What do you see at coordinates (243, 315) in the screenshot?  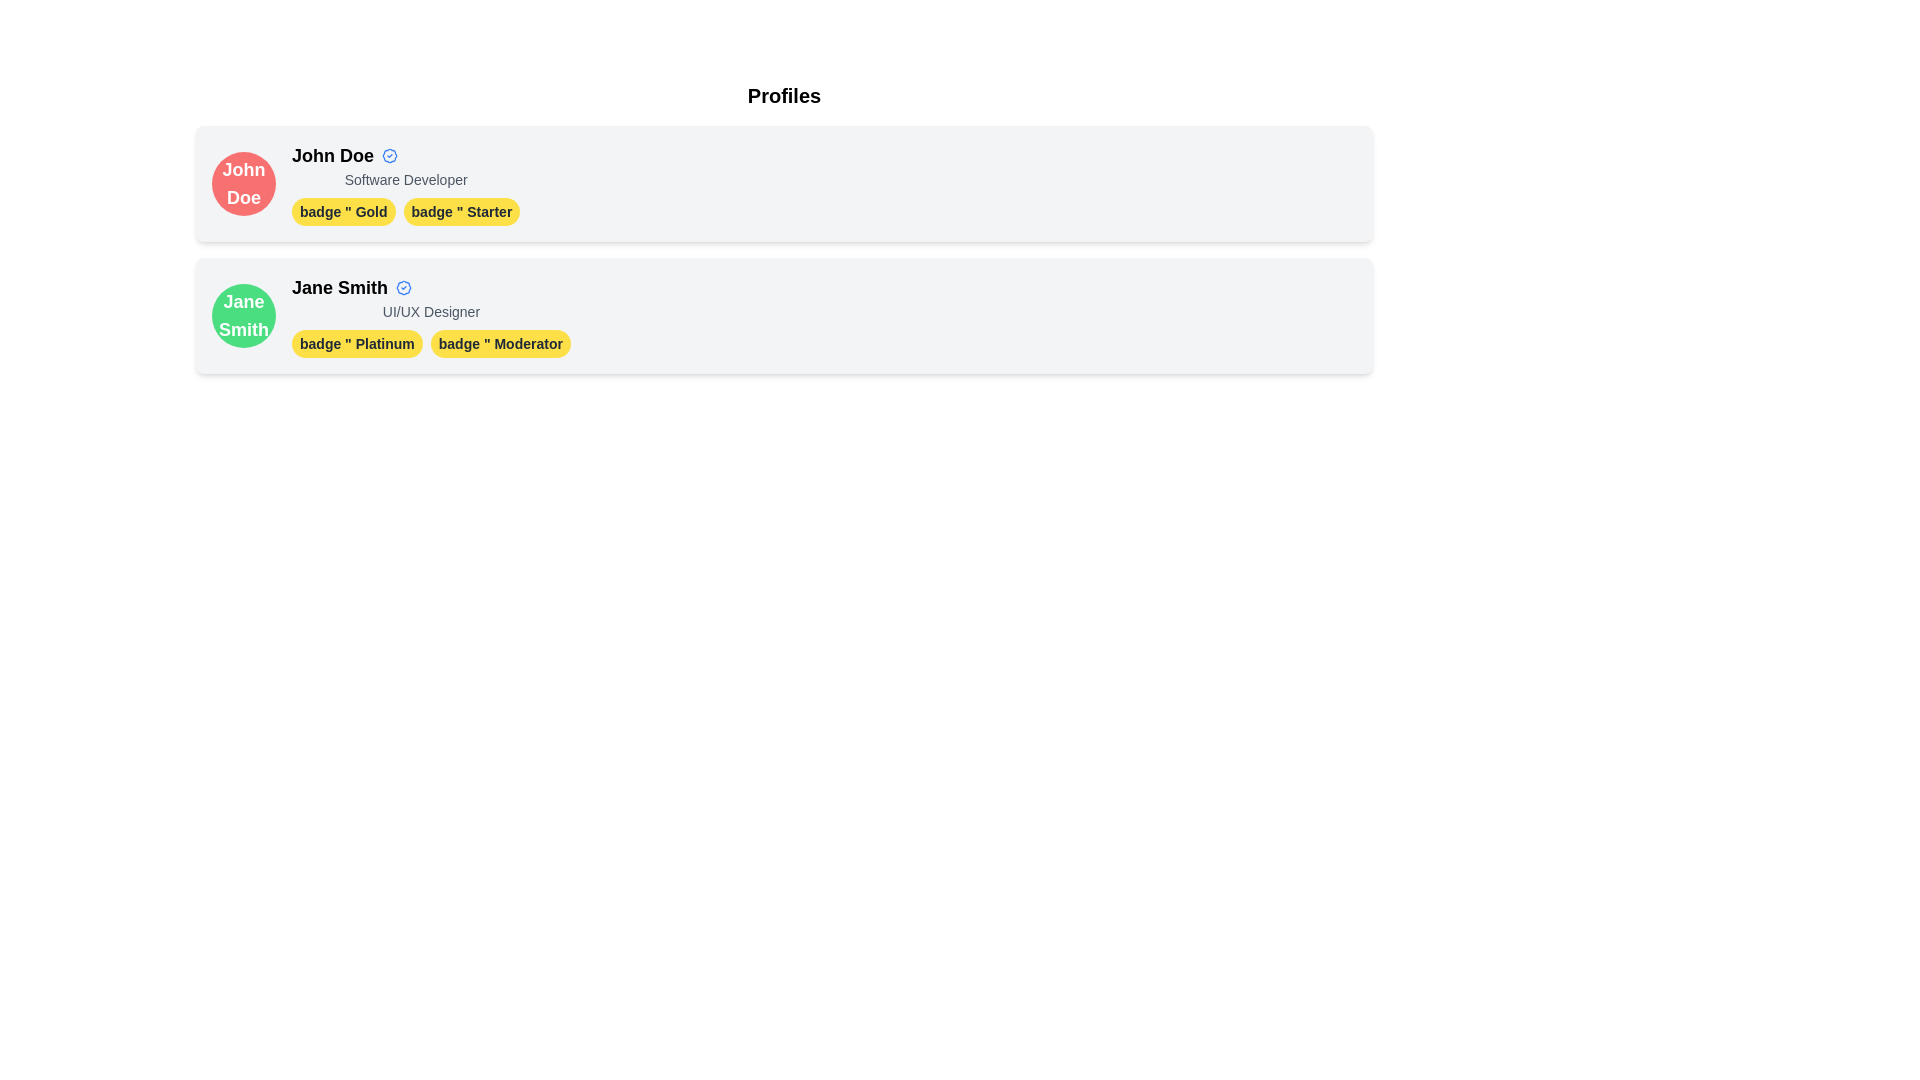 I see `the circular avatar element for 'Jane Smith', which is green with bold white text centered within it` at bounding box center [243, 315].